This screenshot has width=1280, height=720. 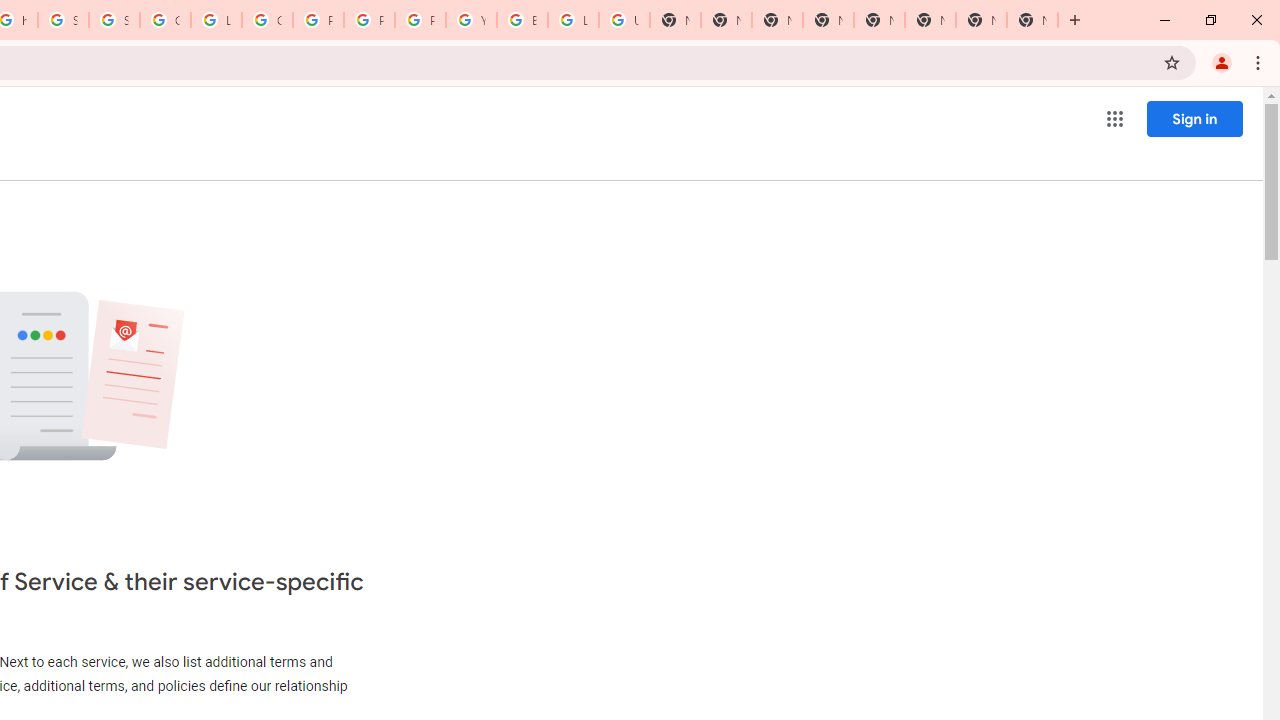 I want to click on 'Privacy Help Center - Policies Help', so click(x=369, y=20).